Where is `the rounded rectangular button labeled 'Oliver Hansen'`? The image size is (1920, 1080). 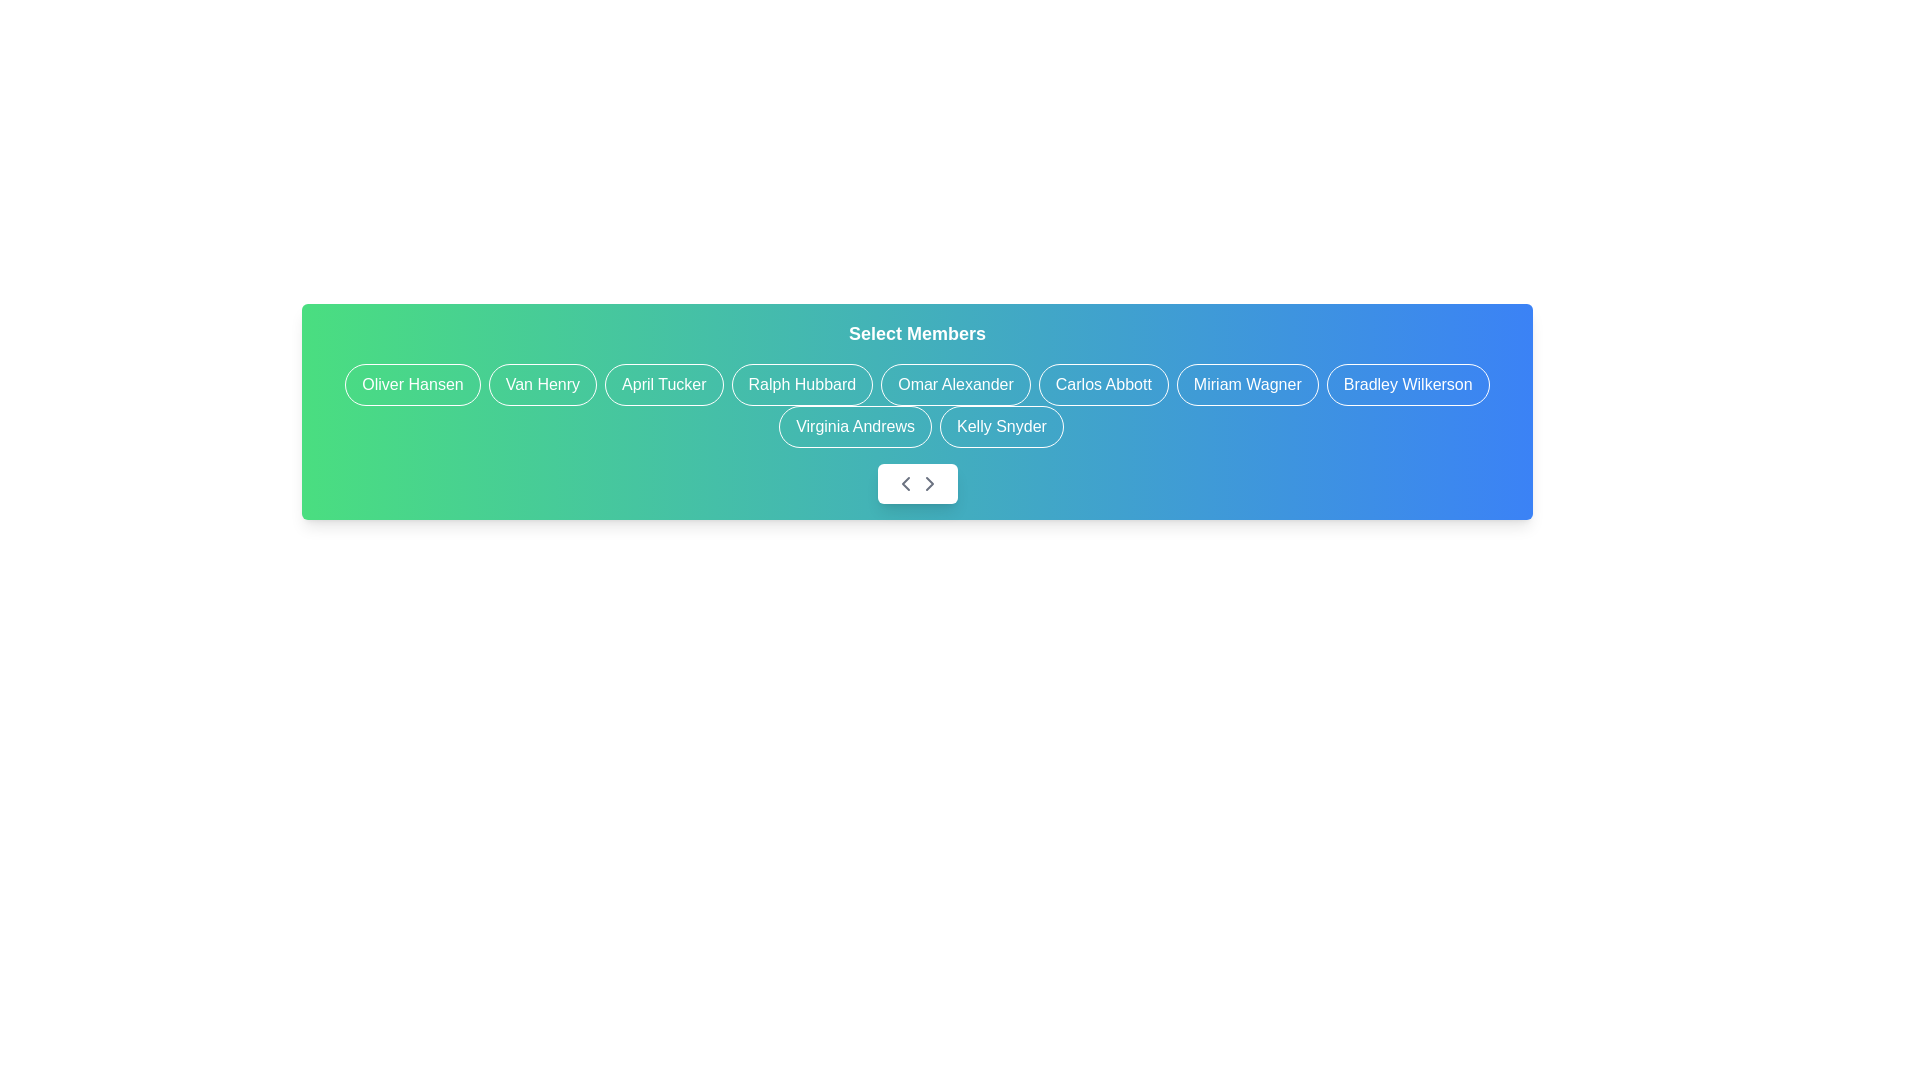 the rounded rectangular button labeled 'Oliver Hansen' is located at coordinates (411, 385).